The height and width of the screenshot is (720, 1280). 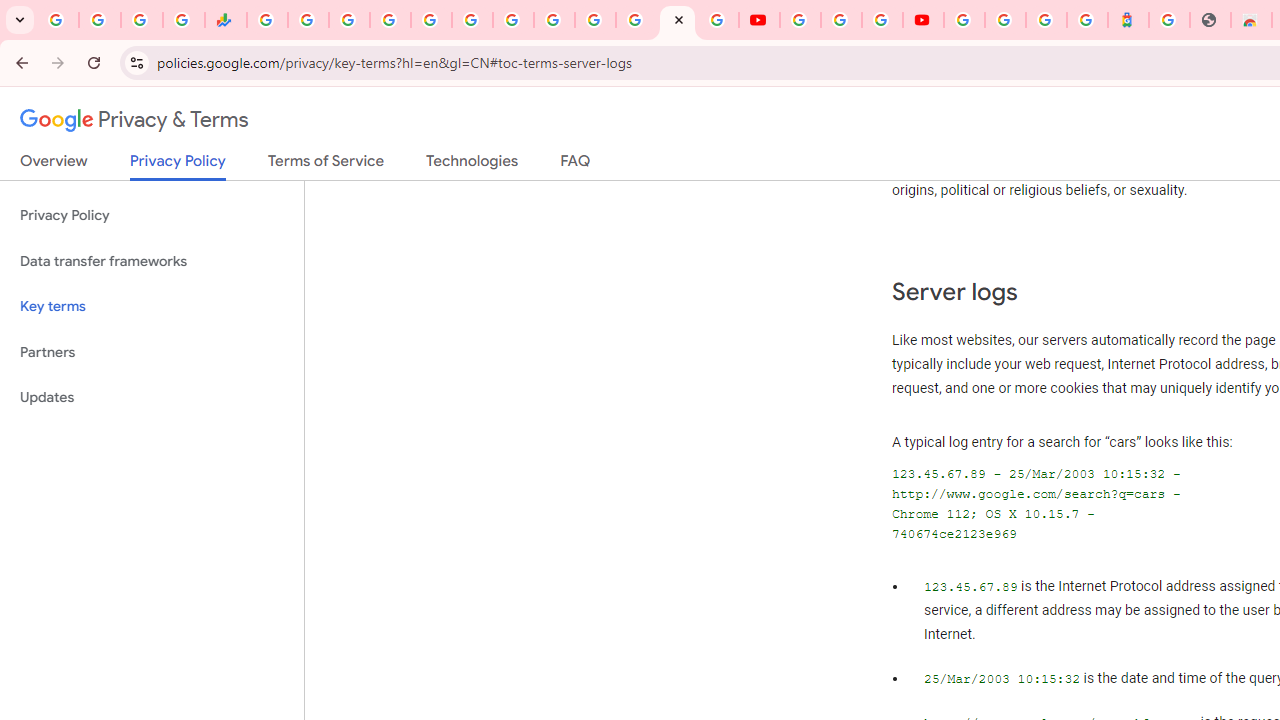 I want to click on 'YouTube', so click(x=800, y=20).